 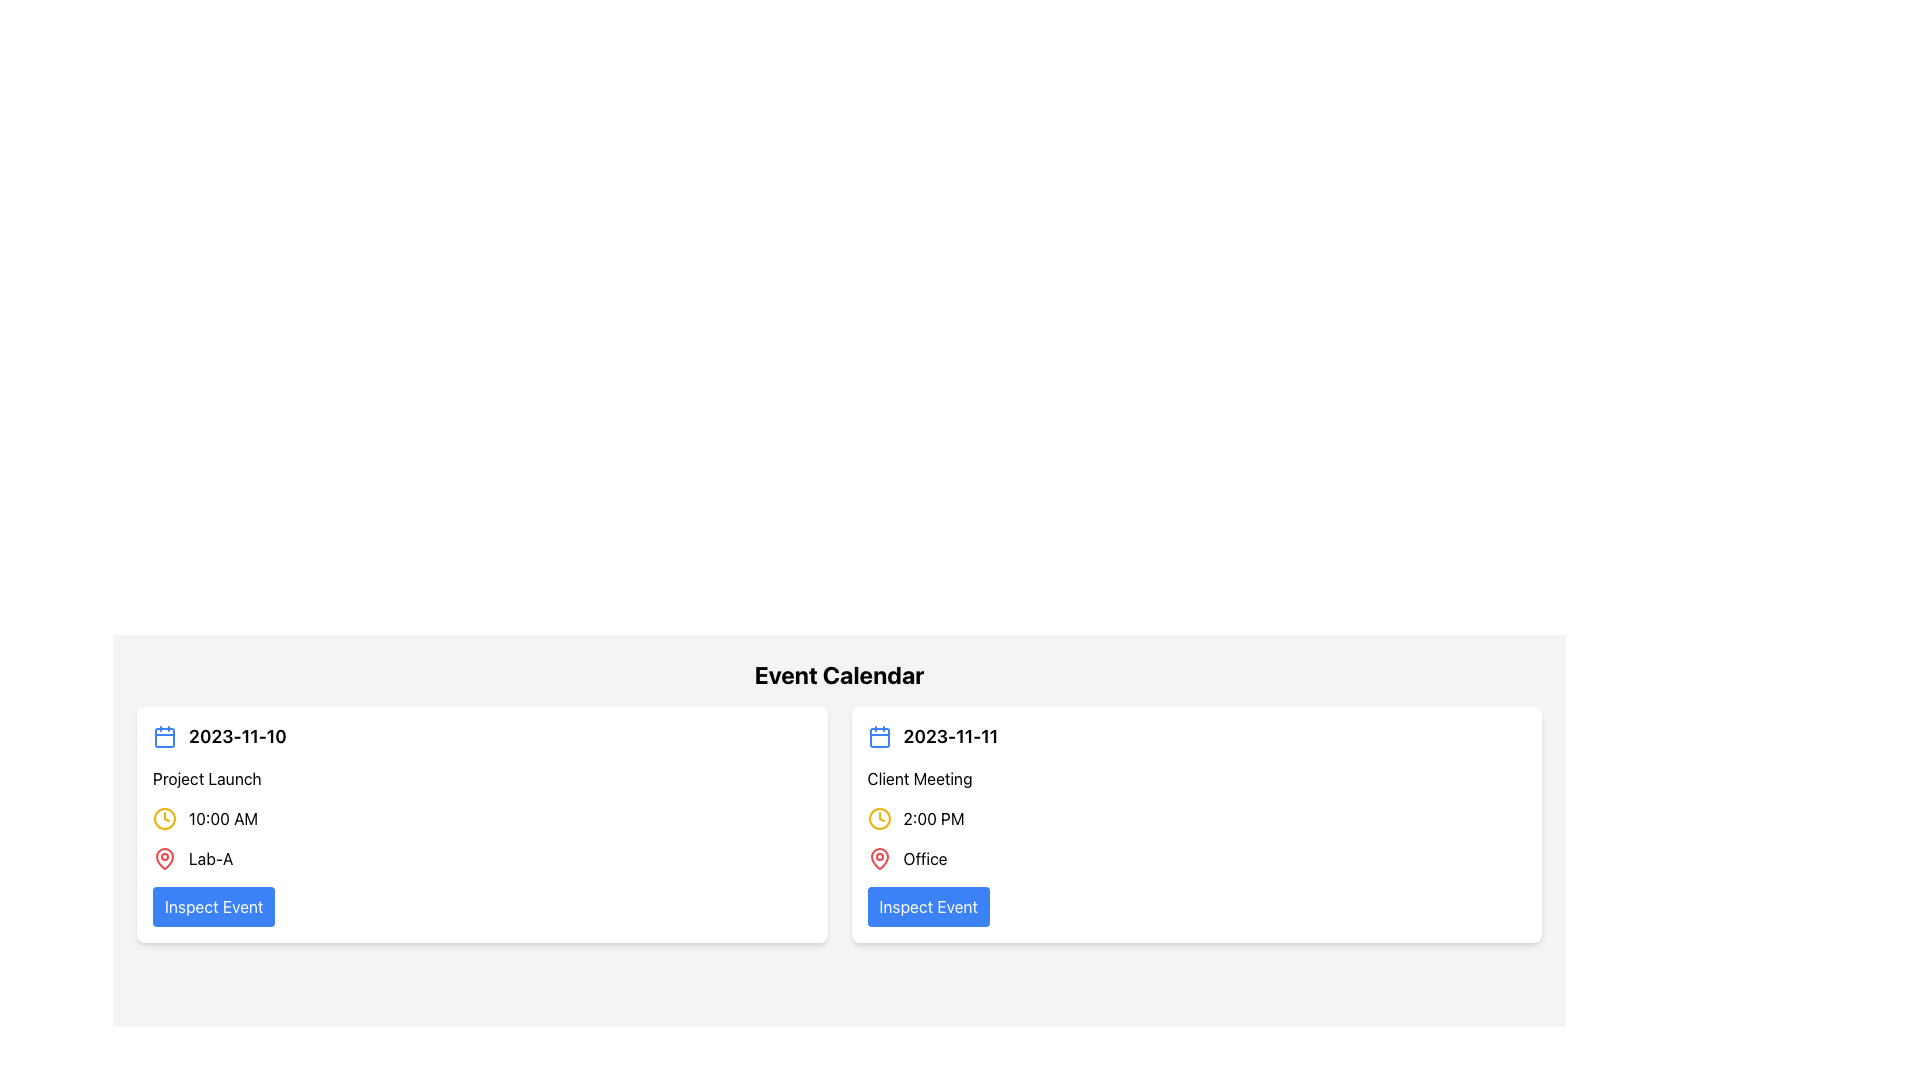 What do you see at coordinates (915, 818) in the screenshot?
I see `scheduled time displayed in the Time Label with Icon for the 'Client Meeting' event, located in the second row of the event details card` at bounding box center [915, 818].